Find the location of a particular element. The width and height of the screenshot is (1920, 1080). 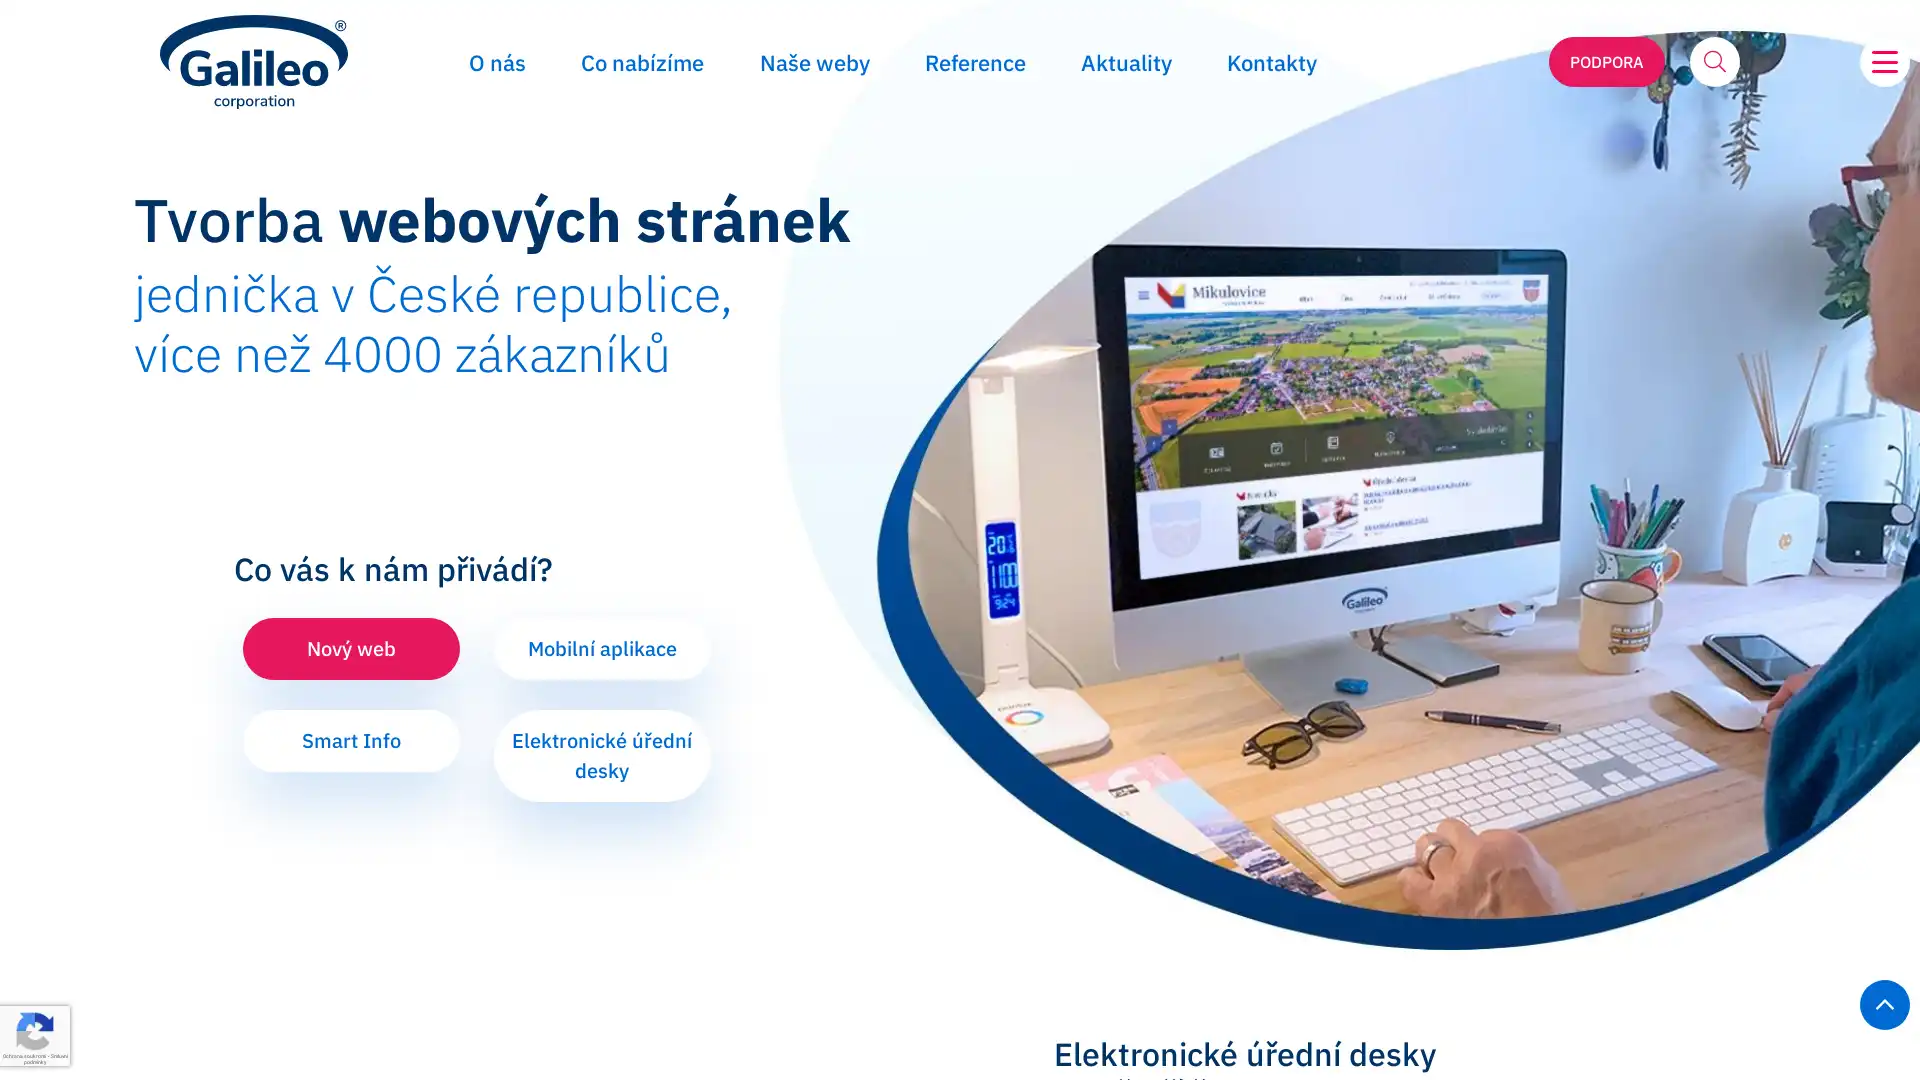

Odmitnout is located at coordinates (1656, 996).